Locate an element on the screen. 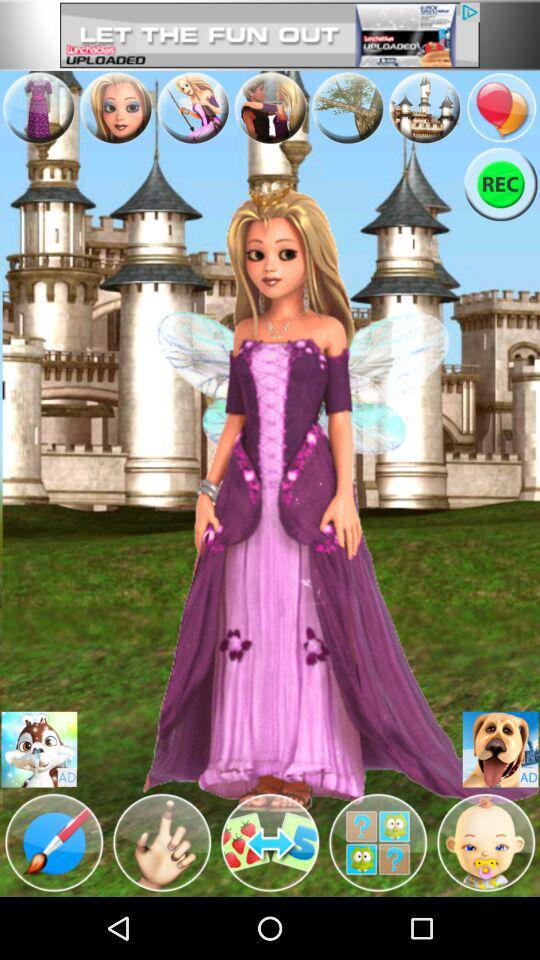 This screenshot has height=960, width=540. edit is located at coordinates (378, 841).